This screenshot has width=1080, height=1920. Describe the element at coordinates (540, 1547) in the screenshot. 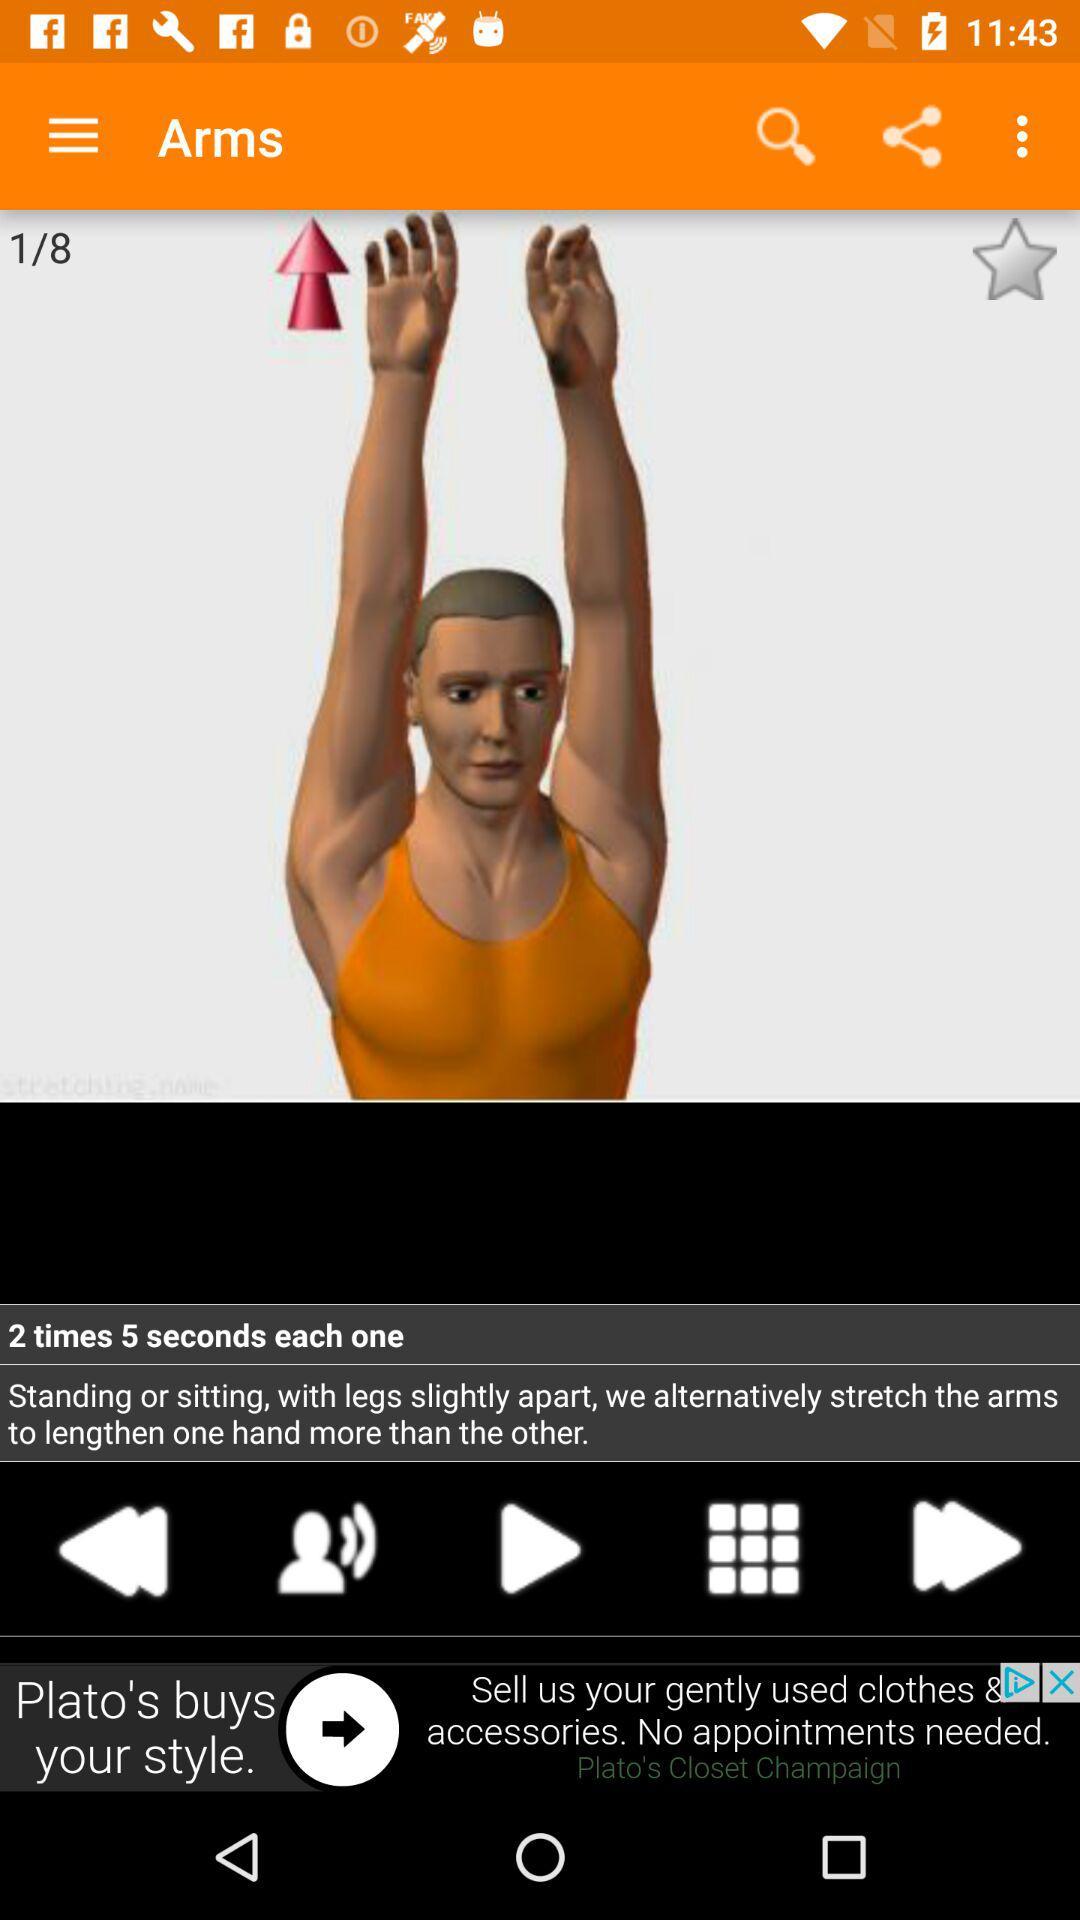

I see `the play icon` at that location.